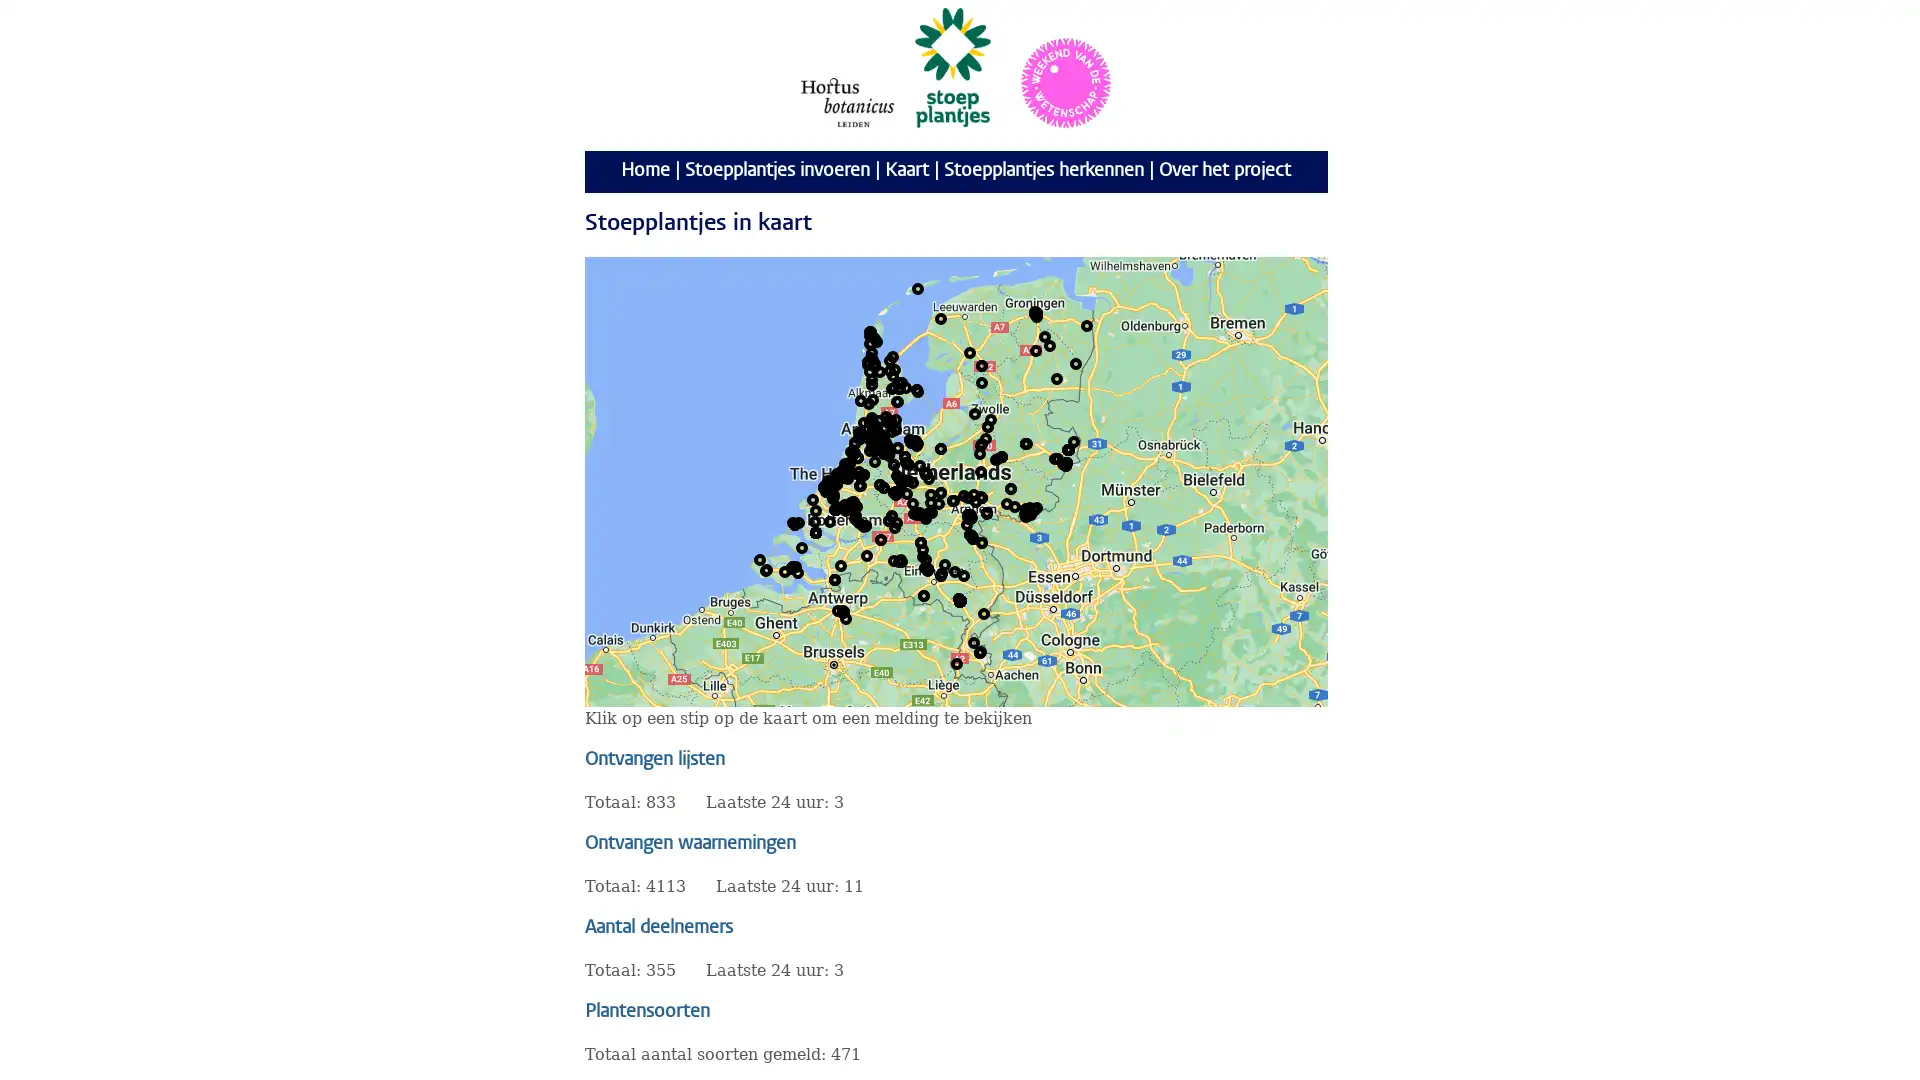 The image size is (1920, 1080). I want to click on Telling van op 08 april 2022, so click(953, 499).